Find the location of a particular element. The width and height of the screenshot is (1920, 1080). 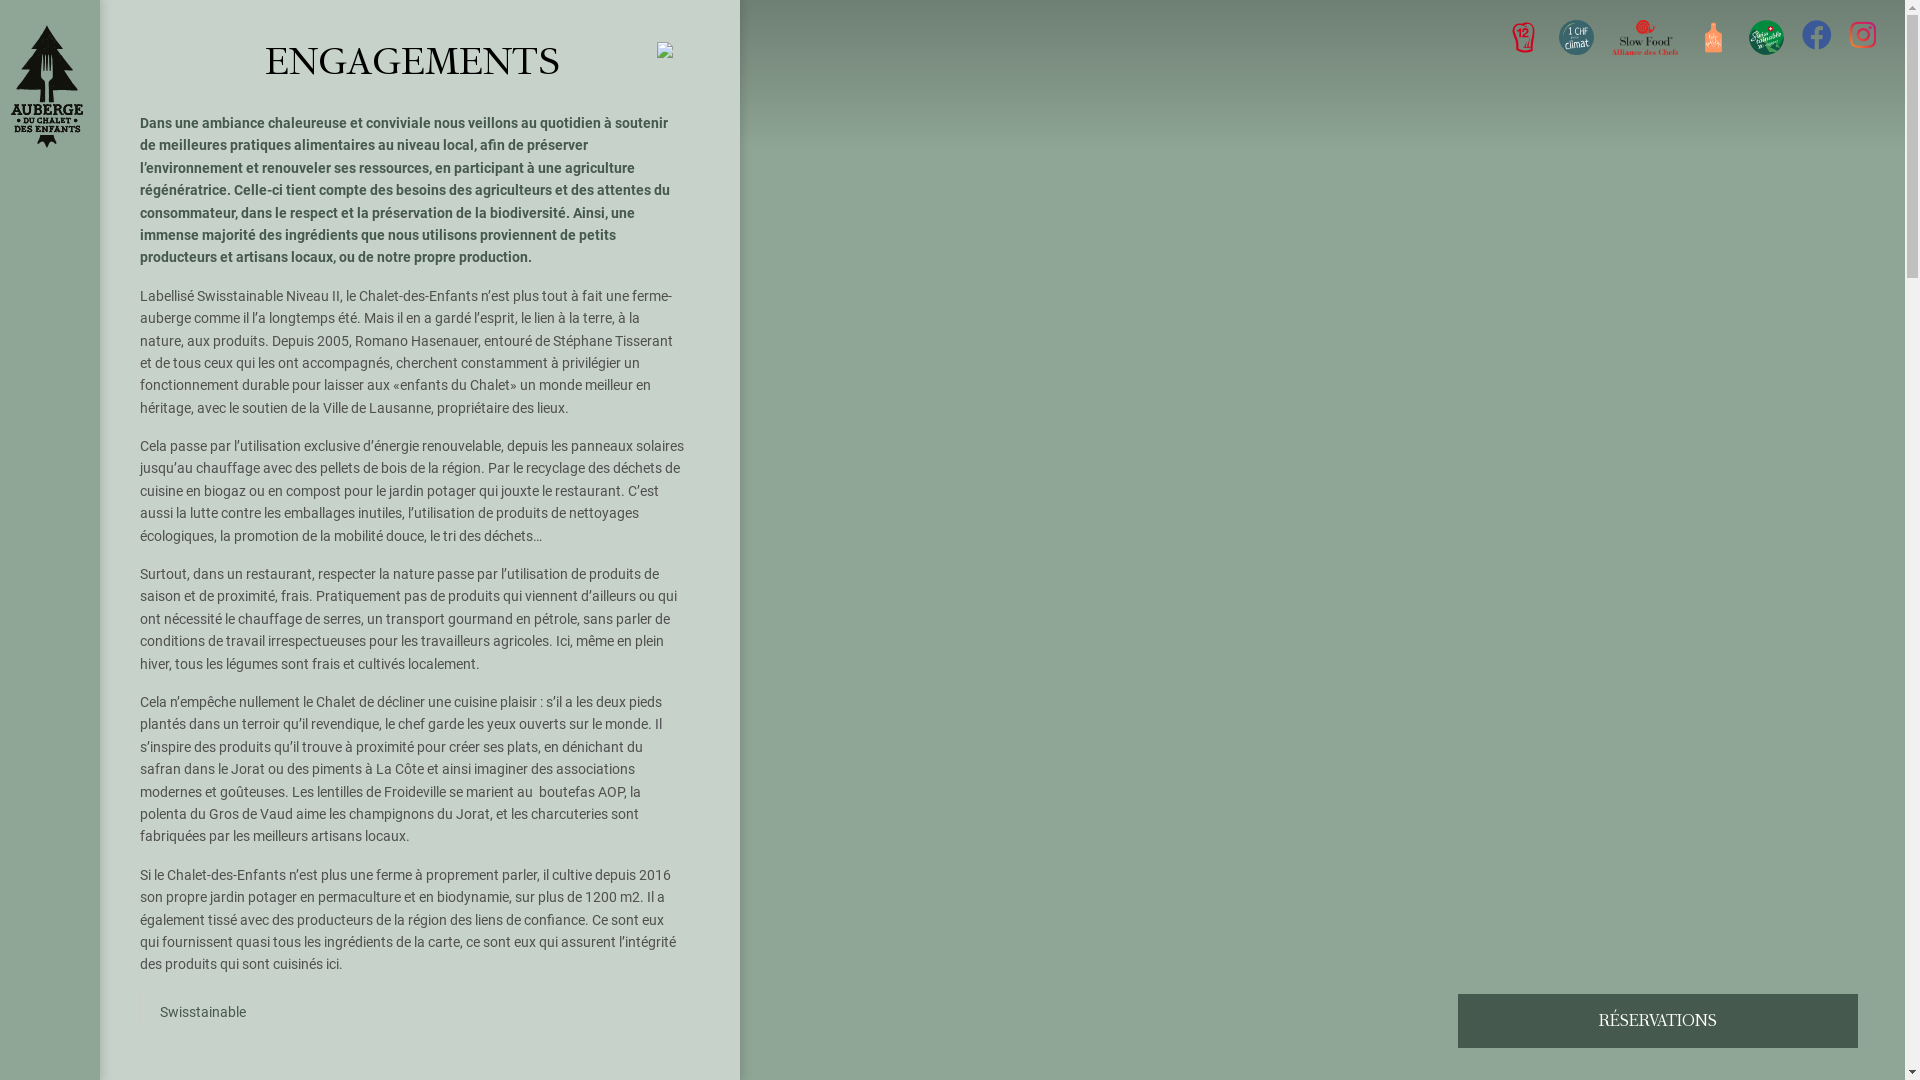

'200929_SF_Alliance des Chefs_farbig' is located at coordinates (1612, 37).